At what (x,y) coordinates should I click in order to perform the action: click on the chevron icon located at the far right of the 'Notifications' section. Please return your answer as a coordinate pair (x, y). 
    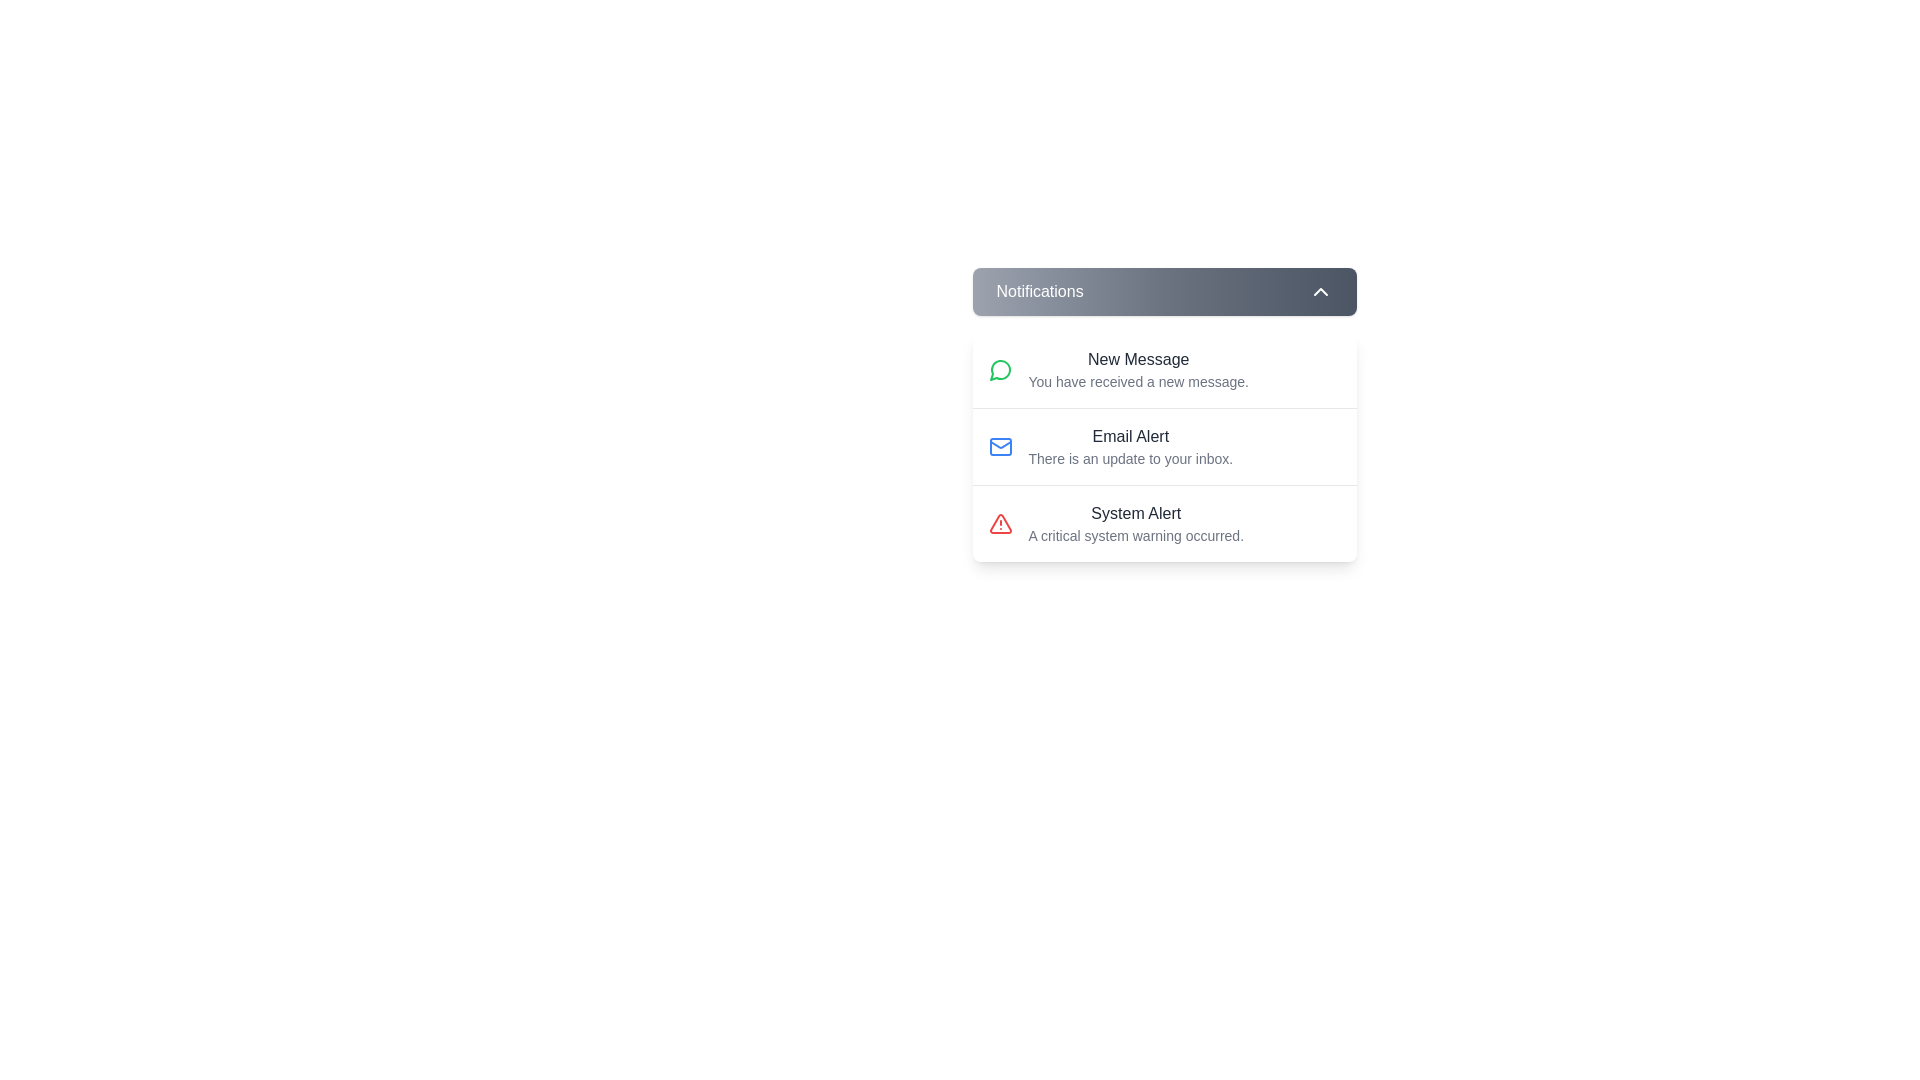
    Looking at the image, I should click on (1320, 292).